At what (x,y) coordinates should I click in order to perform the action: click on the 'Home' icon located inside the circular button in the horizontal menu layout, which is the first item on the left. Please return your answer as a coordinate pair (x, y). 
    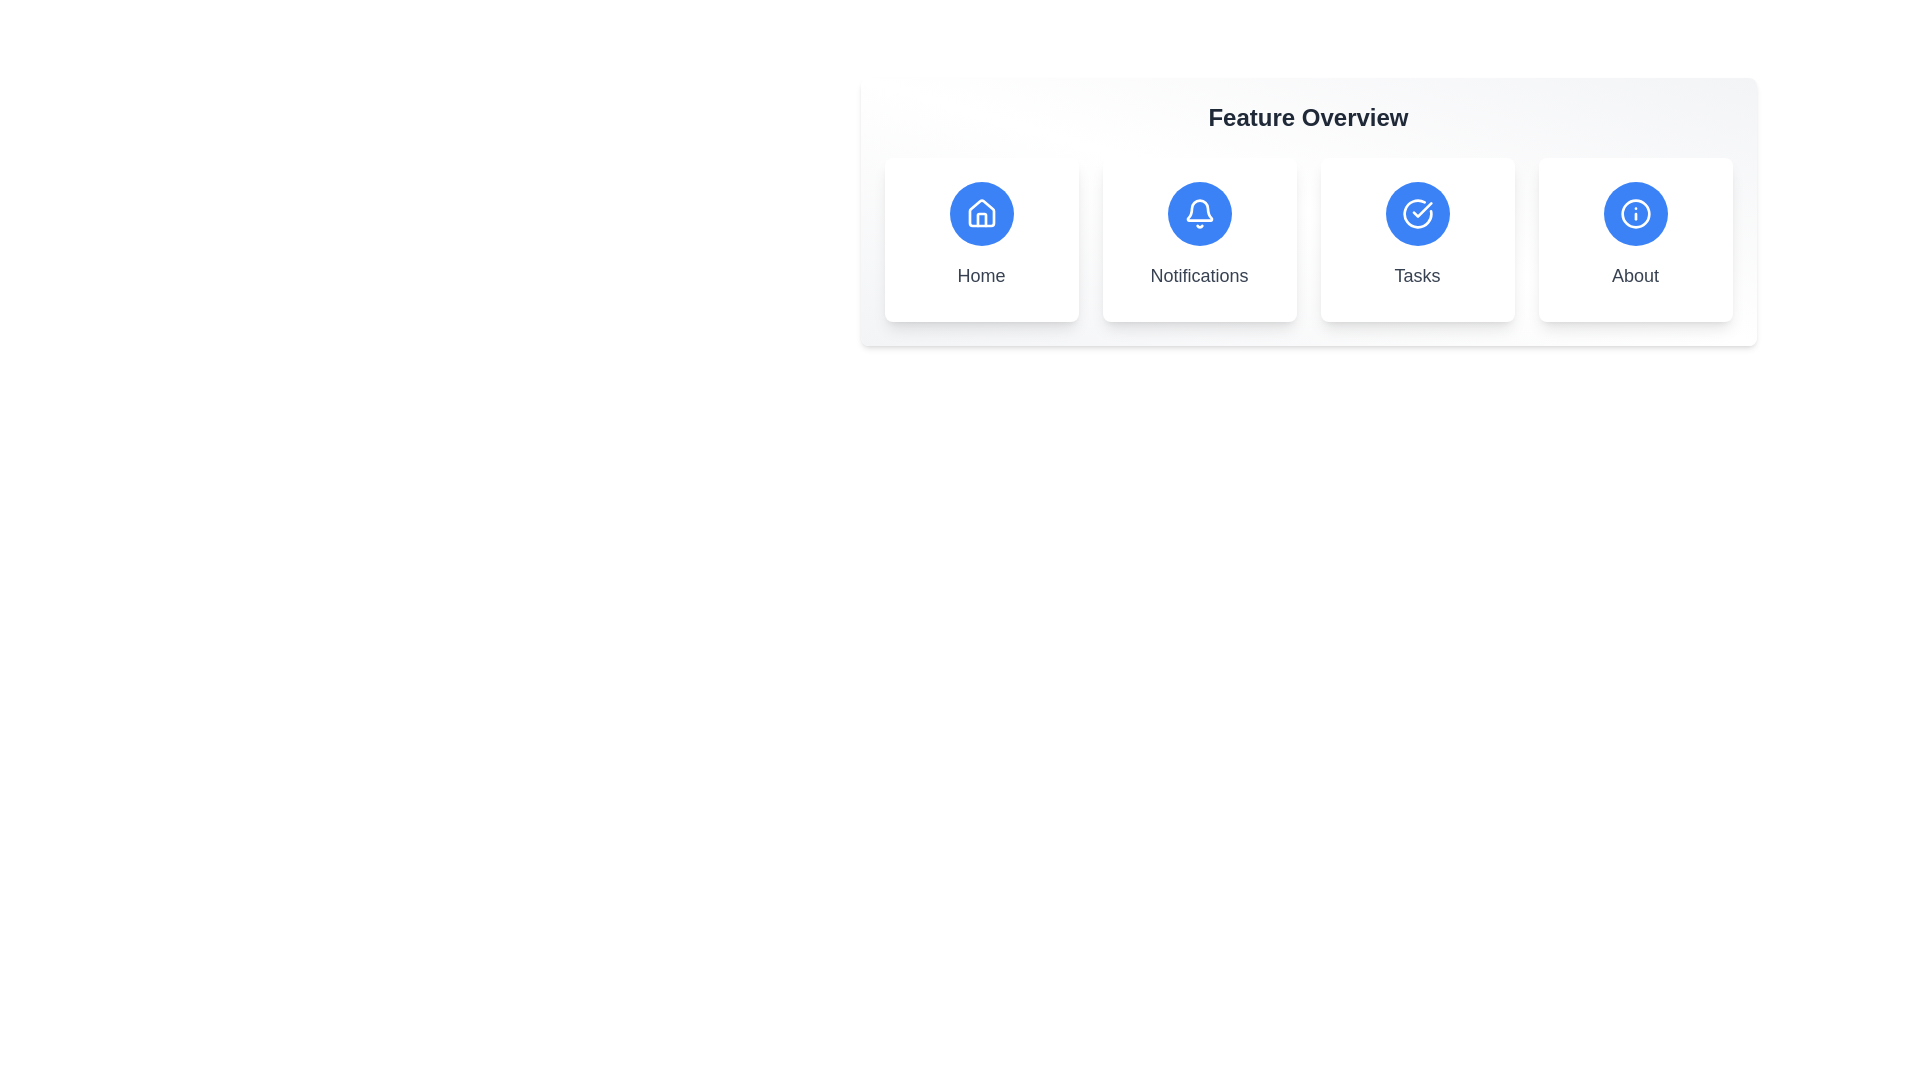
    Looking at the image, I should click on (981, 213).